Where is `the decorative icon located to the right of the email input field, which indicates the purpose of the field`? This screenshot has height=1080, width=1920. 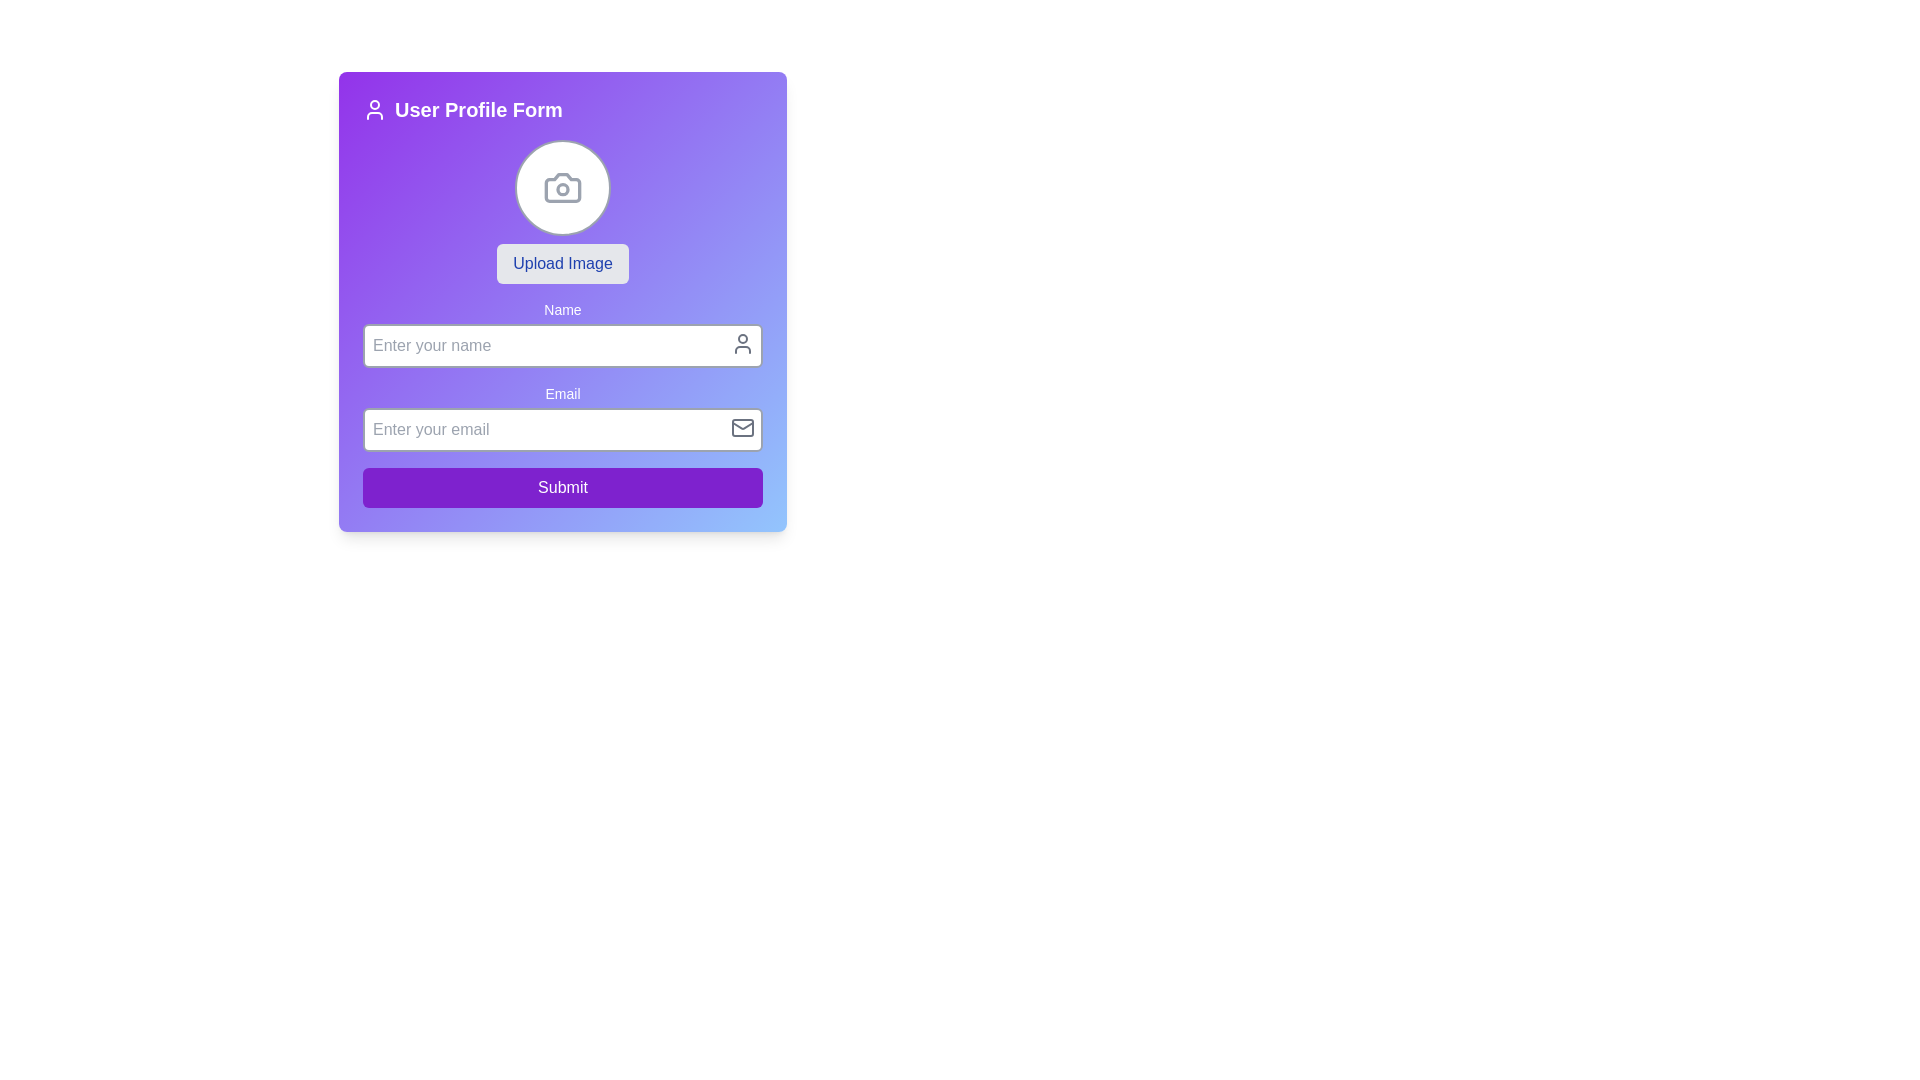
the decorative icon located to the right of the email input field, which indicates the purpose of the field is located at coordinates (742, 427).